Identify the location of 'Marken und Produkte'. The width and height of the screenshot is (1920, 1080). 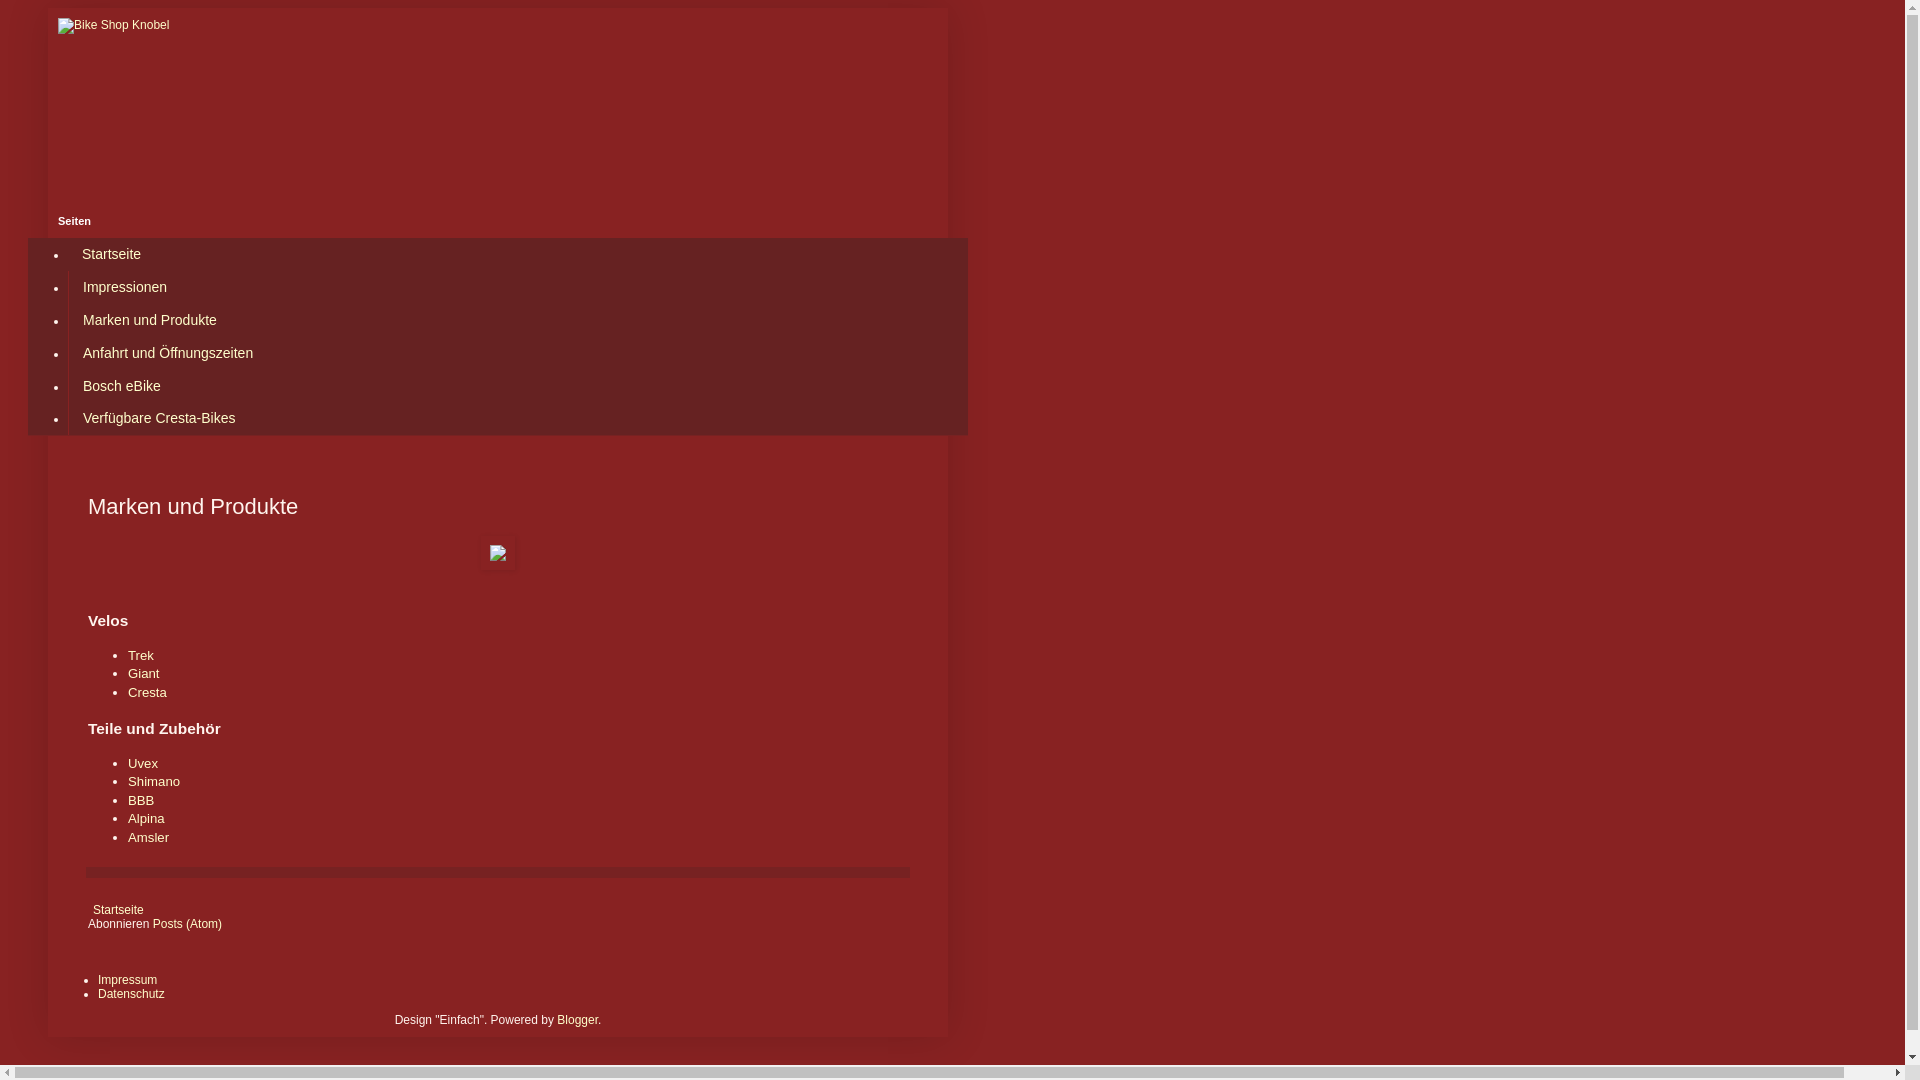
(148, 319).